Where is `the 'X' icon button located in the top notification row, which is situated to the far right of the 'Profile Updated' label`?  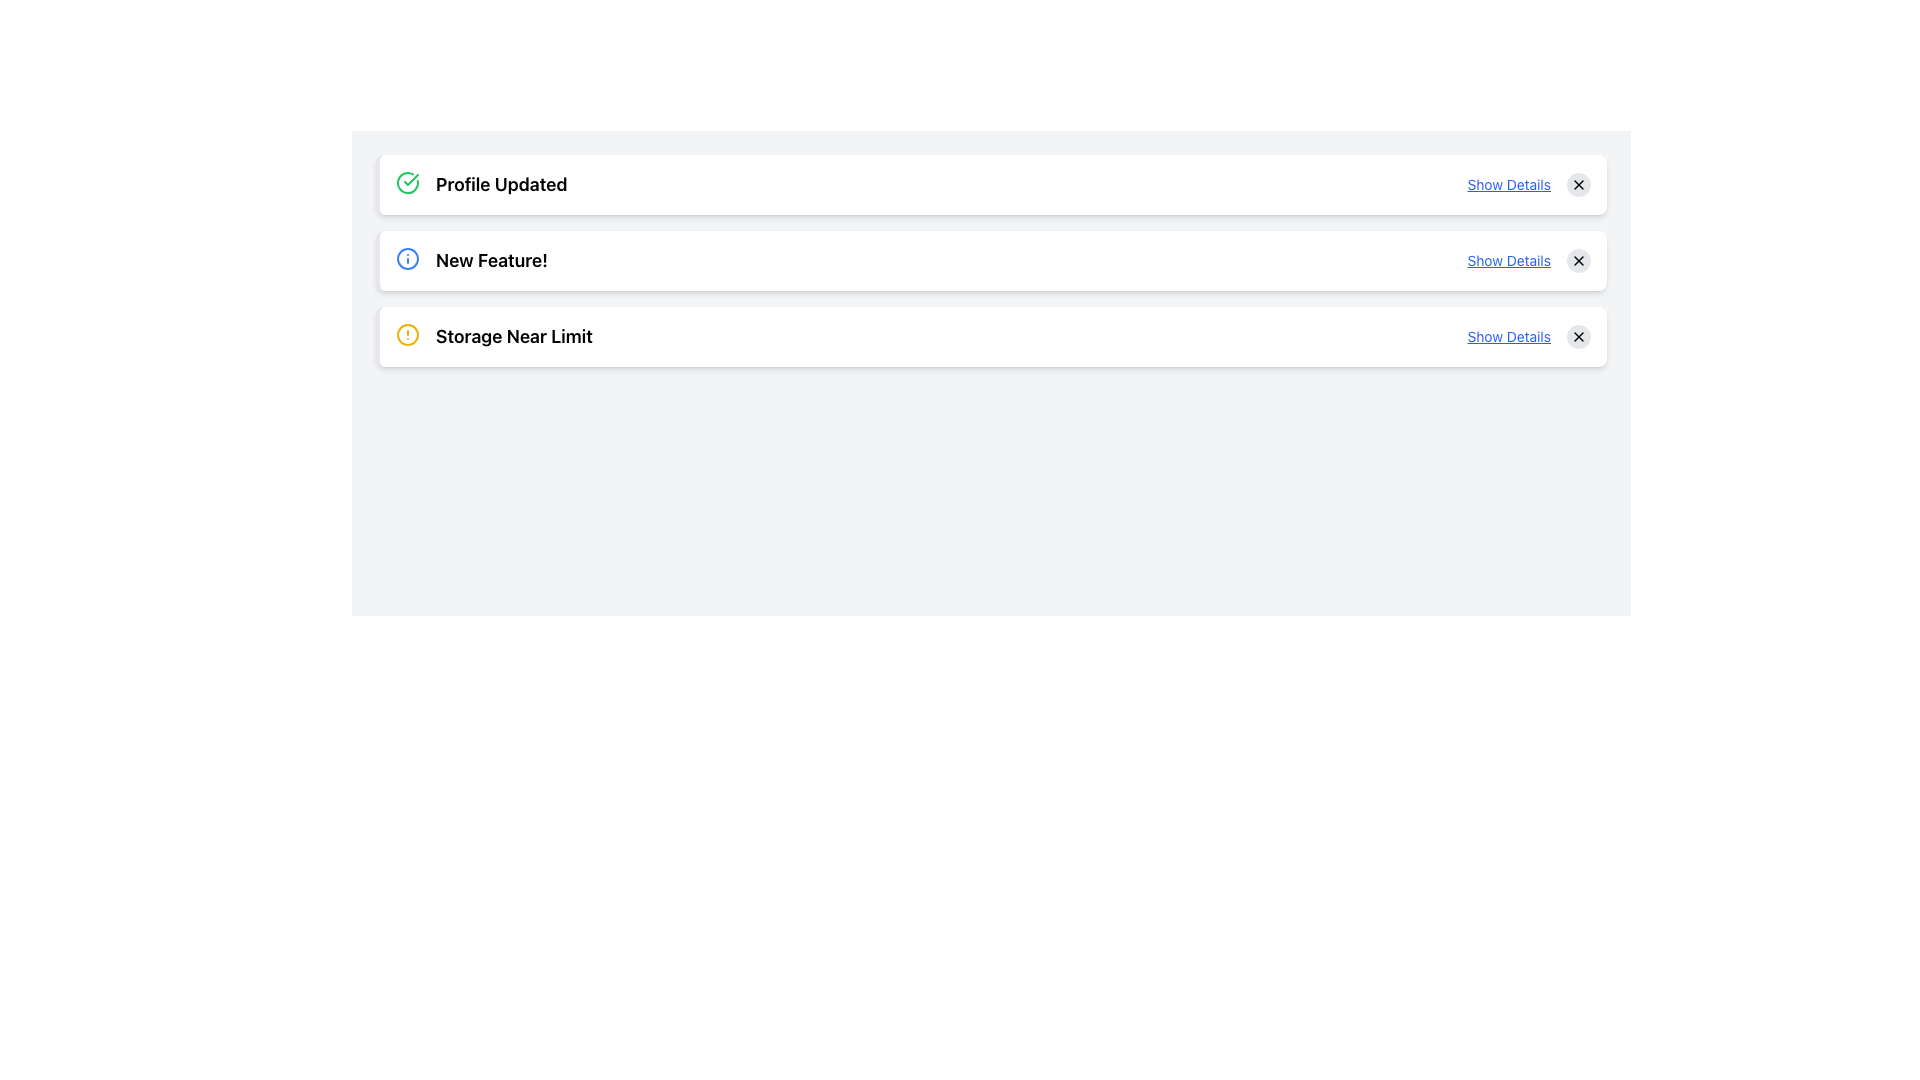
the 'X' icon button located in the top notification row, which is situated to the far right of the 'Profile Updated' label is located at coordinates (1578, 185).